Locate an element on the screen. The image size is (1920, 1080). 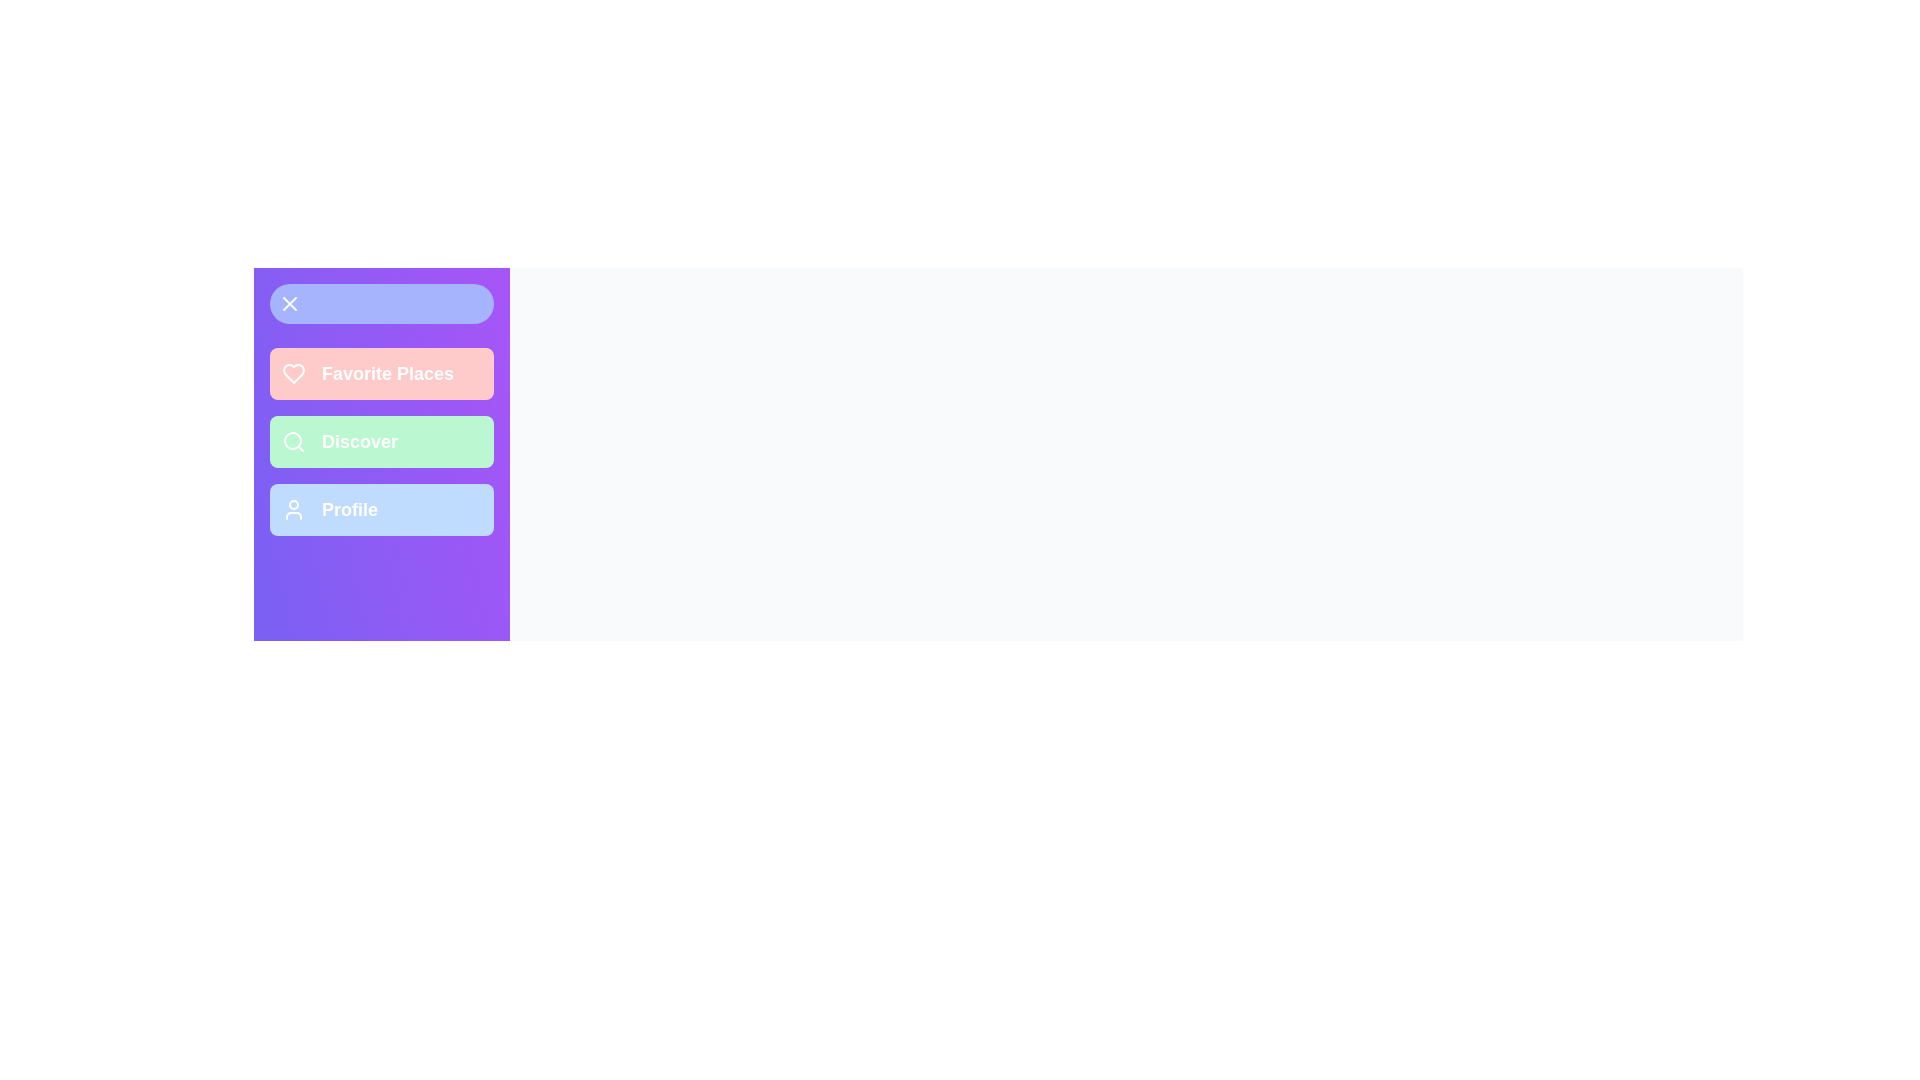
the menu item labeled Discover is located at coordinates (382, 441).